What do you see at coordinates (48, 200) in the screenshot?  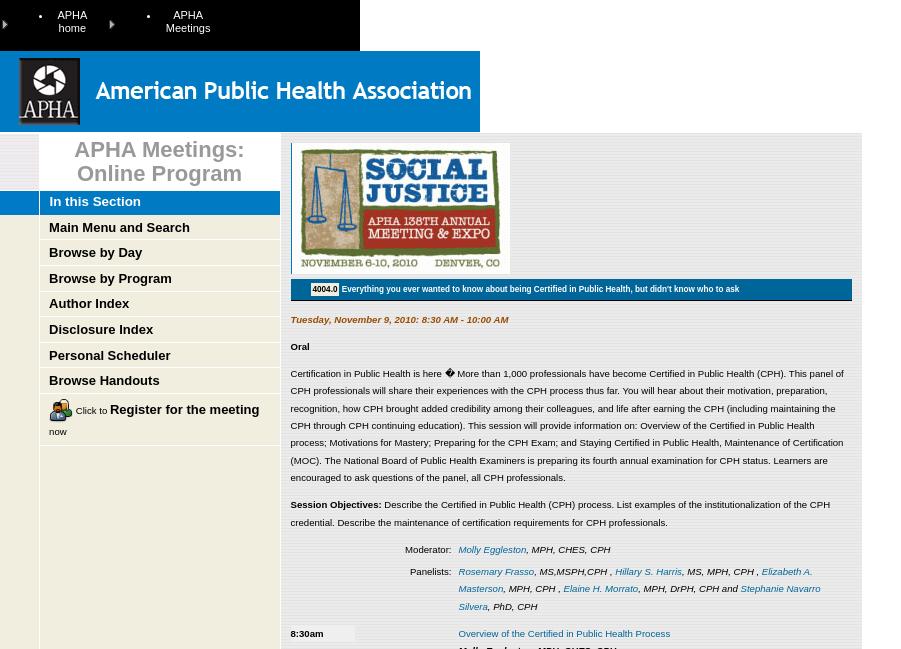 I see `'In this Section'` at bounding box center [48, 200].